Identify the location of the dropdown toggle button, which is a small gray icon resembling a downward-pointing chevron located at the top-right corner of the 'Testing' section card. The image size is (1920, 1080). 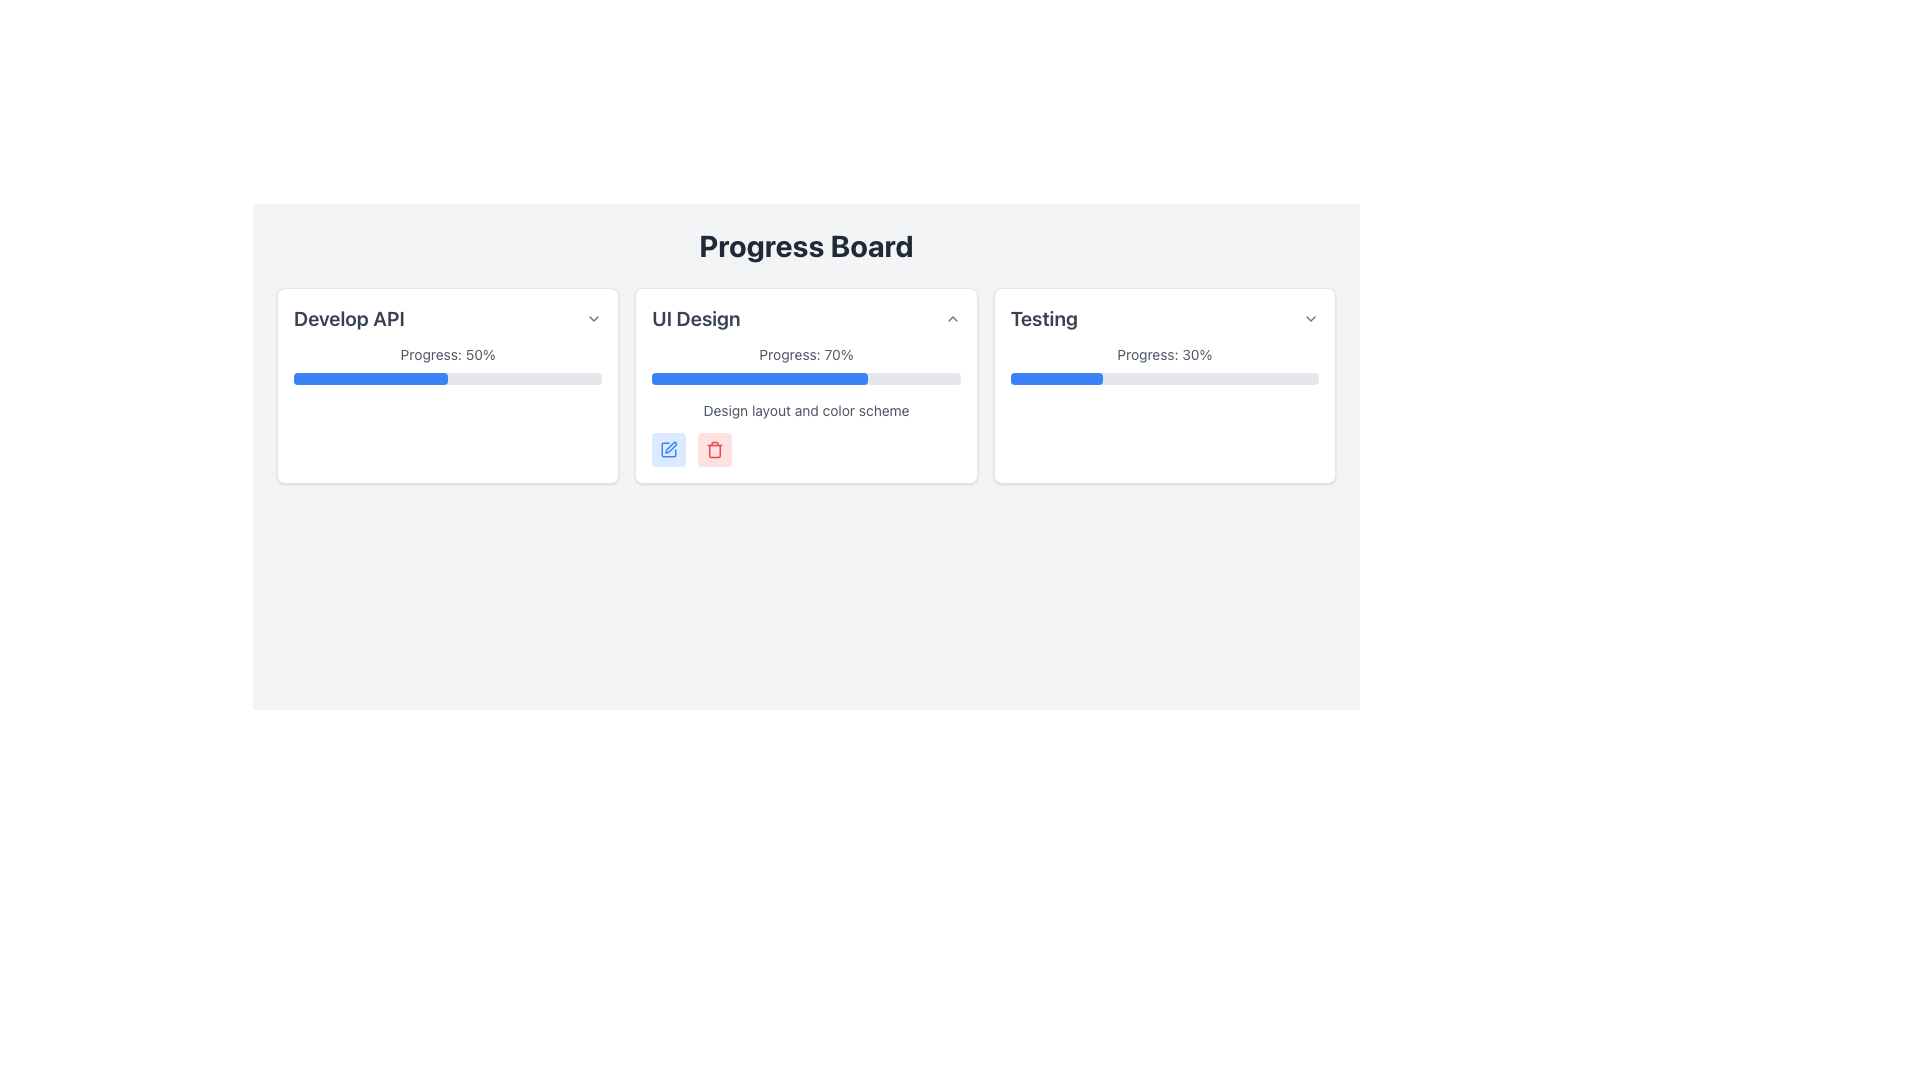
(1310, 318).